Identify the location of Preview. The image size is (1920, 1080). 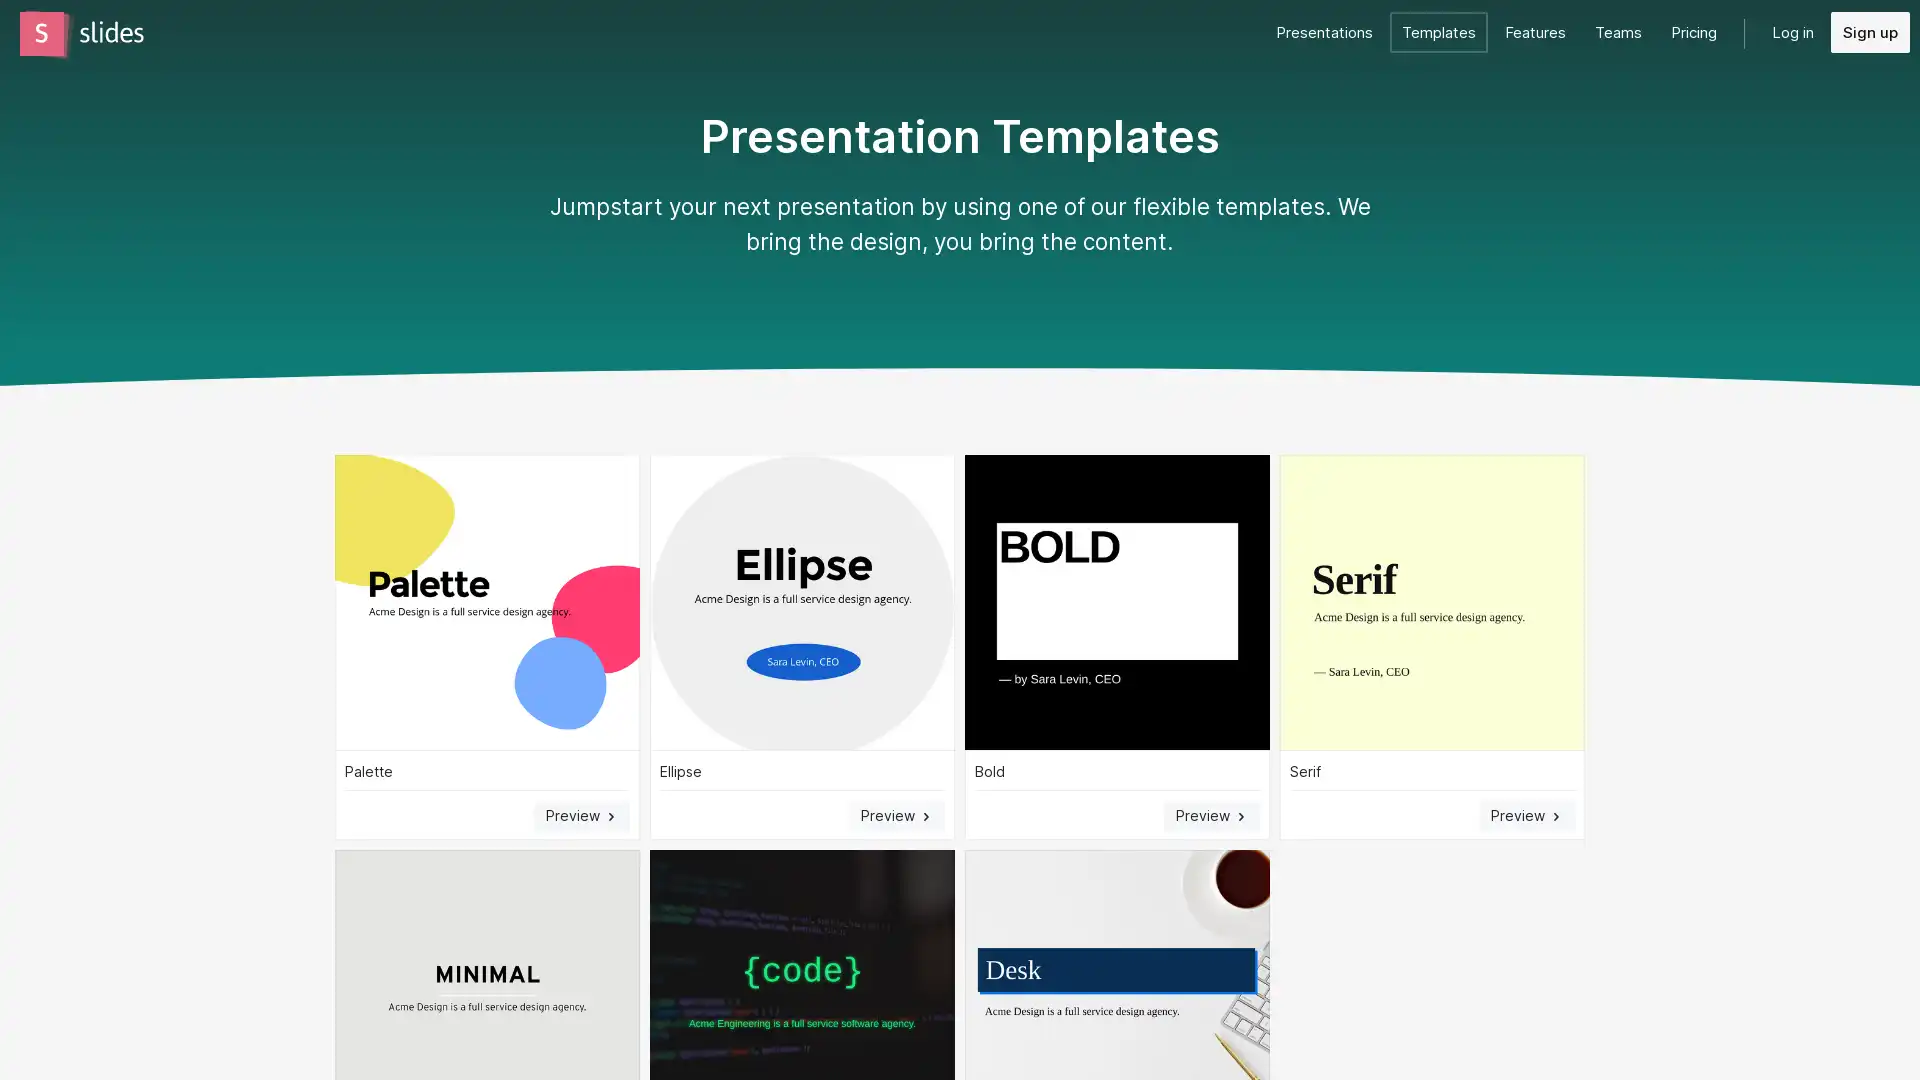
(1210, 815).